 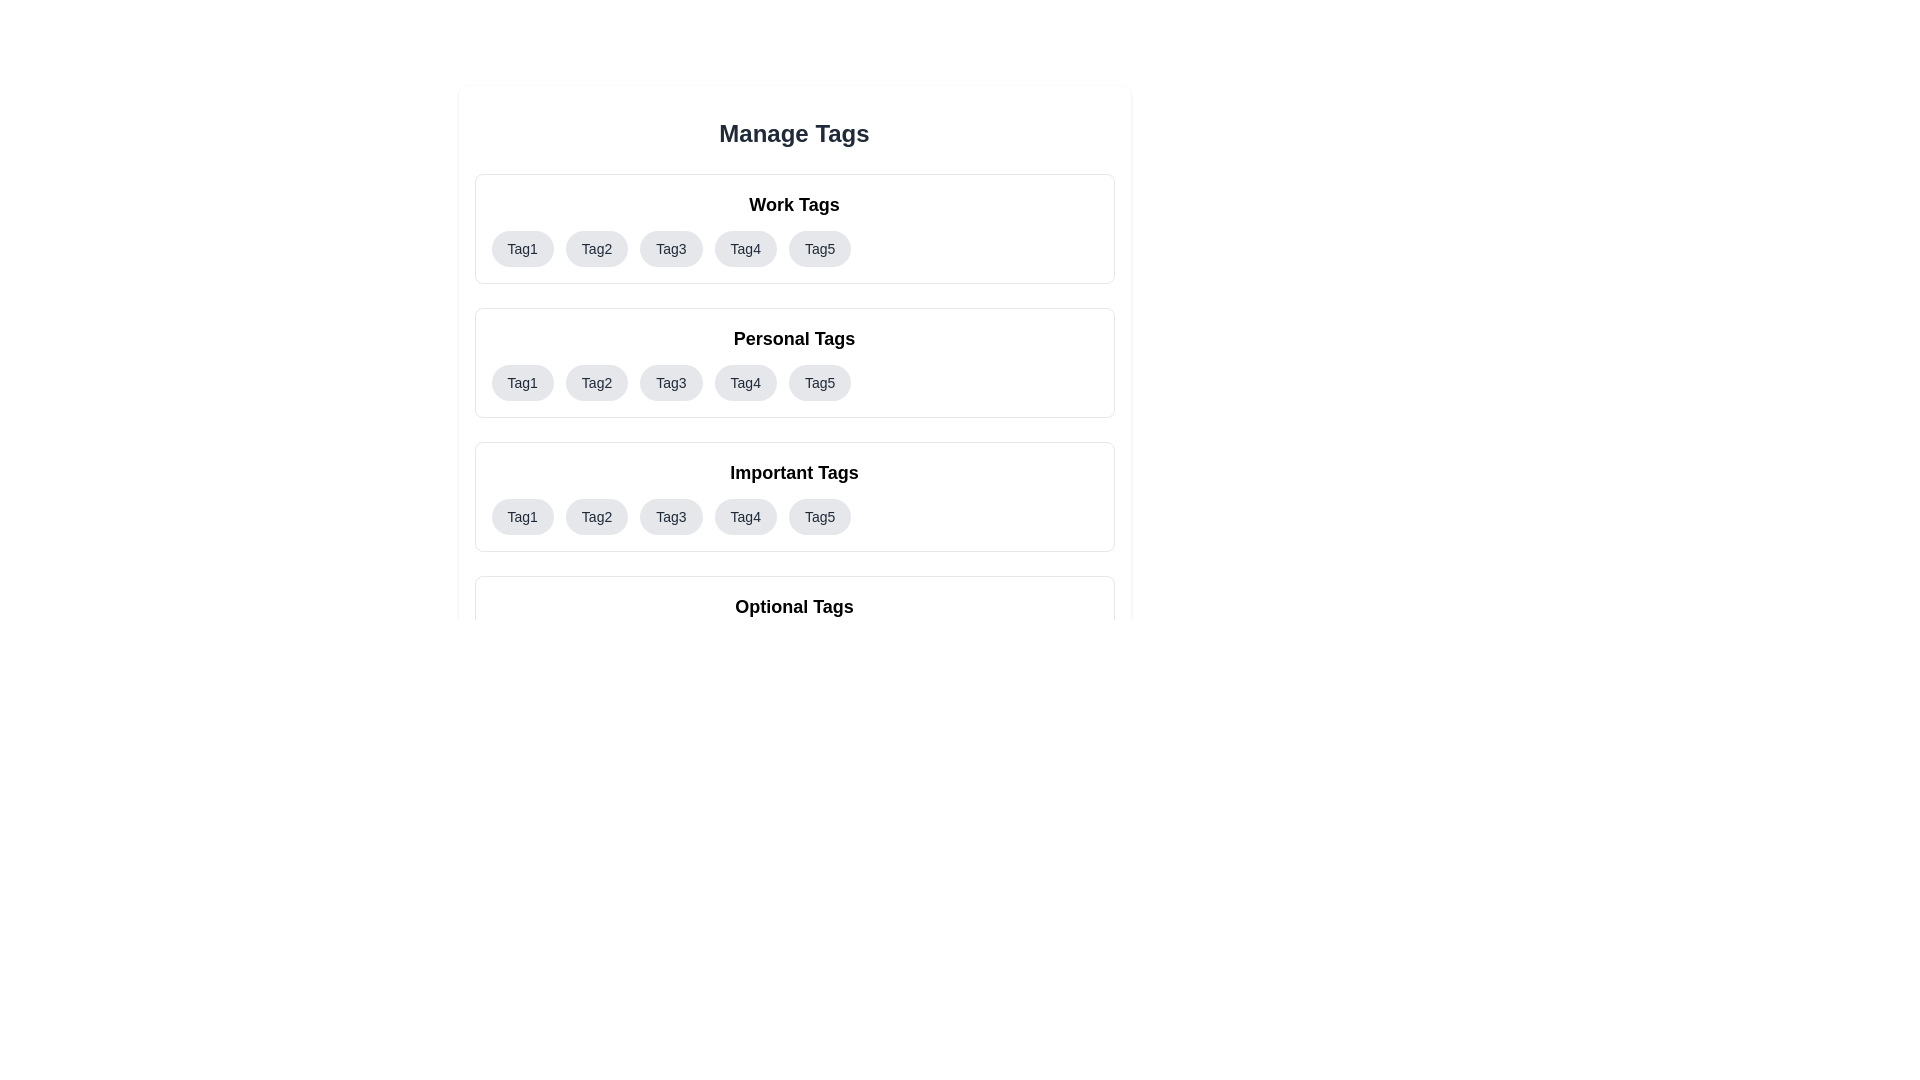 What do you see at coordinates (744, 382) in the screenshot?
I see `the button labeled 'Tag4', which is the fourth button in the horizontal row of 'Tag' buttons under the 'Personal Tags' section` at bounding box center [744, 382].